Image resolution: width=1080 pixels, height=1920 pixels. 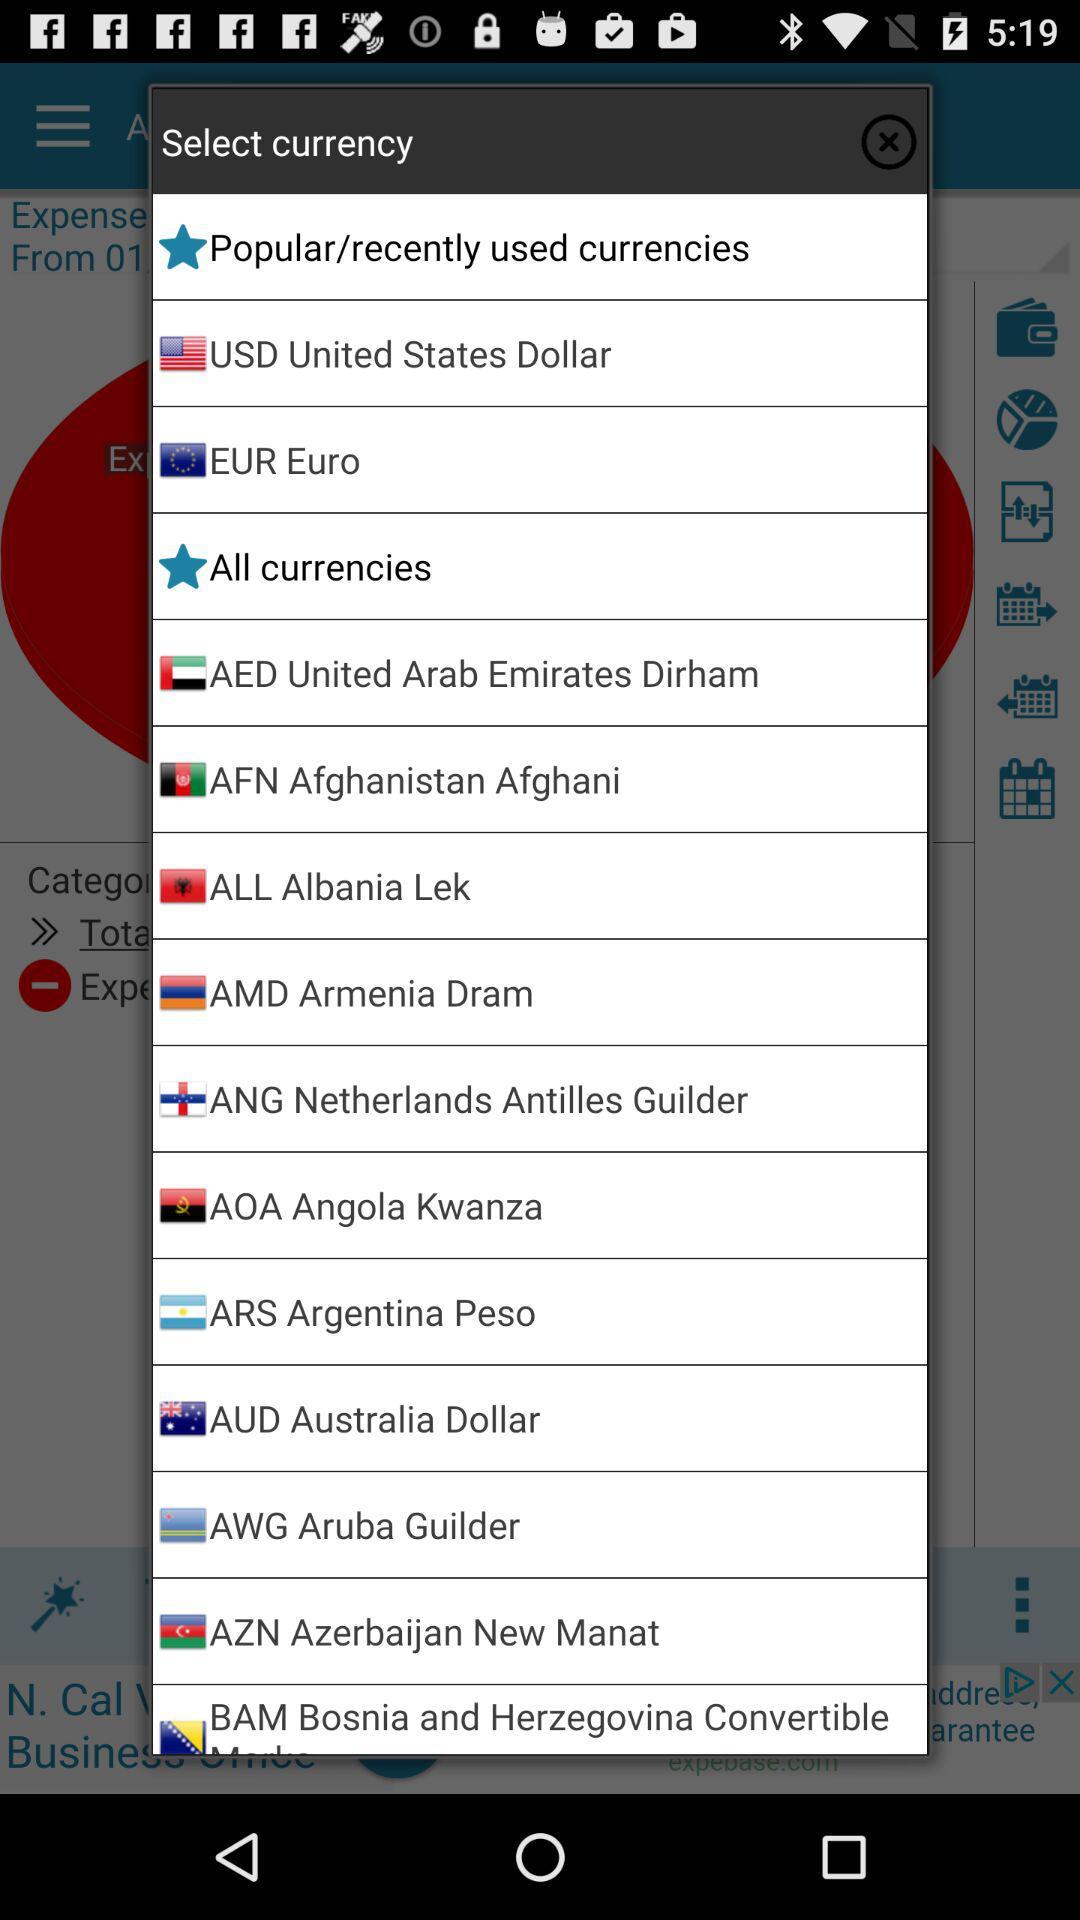 What do you see at coordinates (564, 672) in the screenshot?
I see `the app below all currencies app` at bounding box center [564, 672].